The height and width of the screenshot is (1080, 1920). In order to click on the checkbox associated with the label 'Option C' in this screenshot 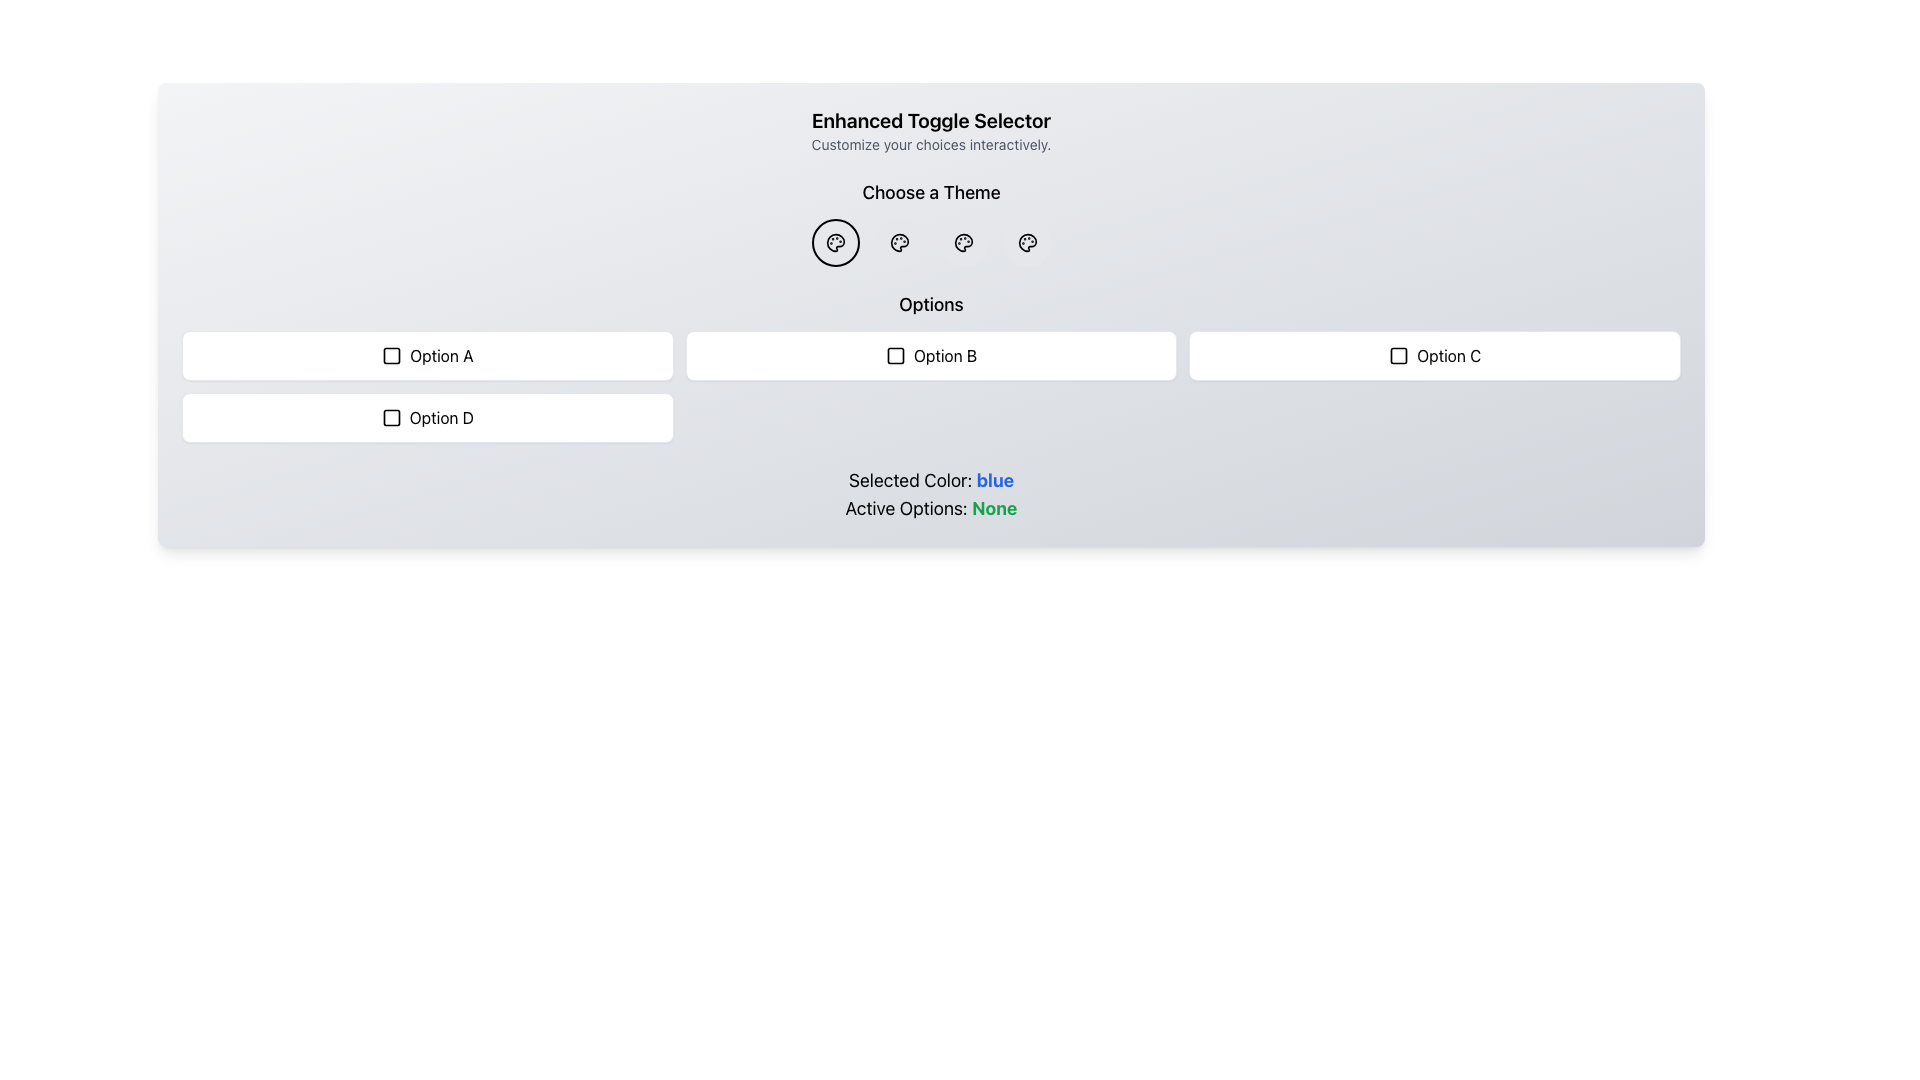, I will do `click(1398, 354)`.